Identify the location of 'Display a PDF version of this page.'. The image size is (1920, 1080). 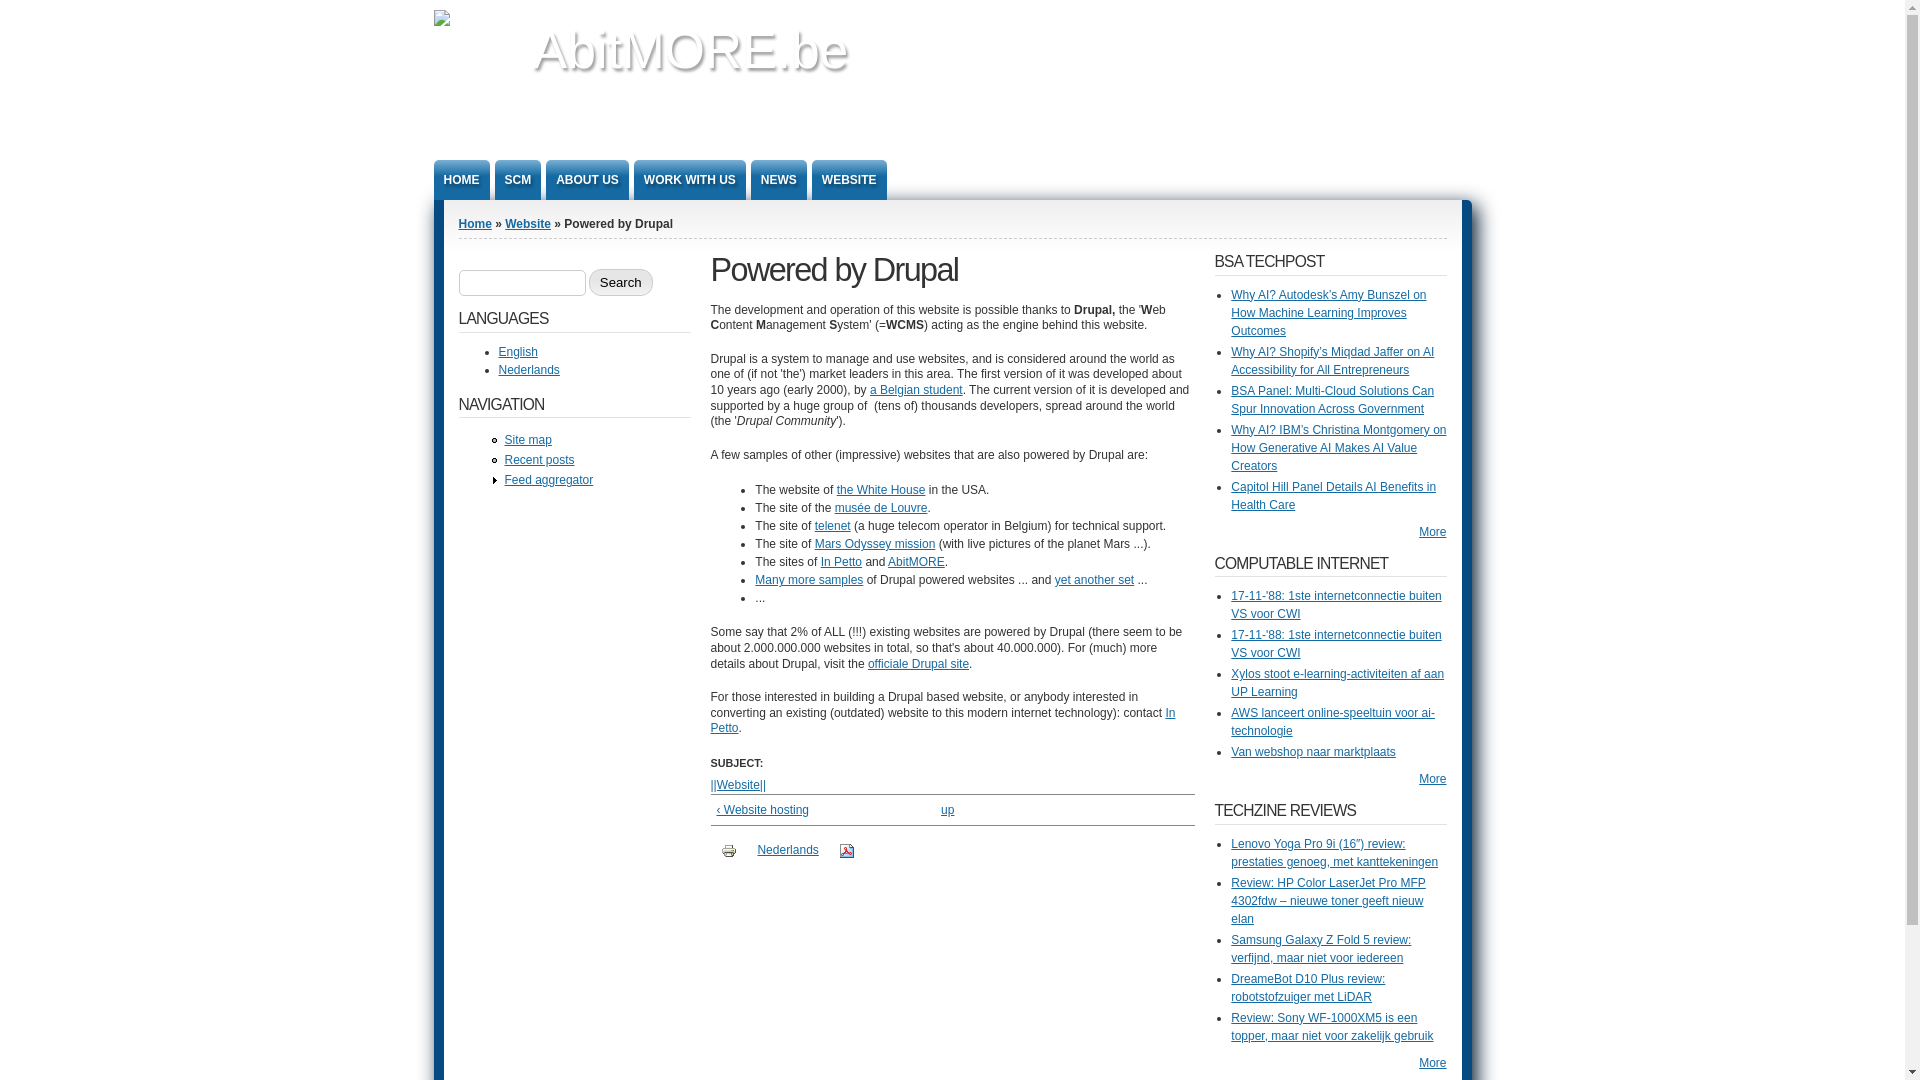
(846, 849).